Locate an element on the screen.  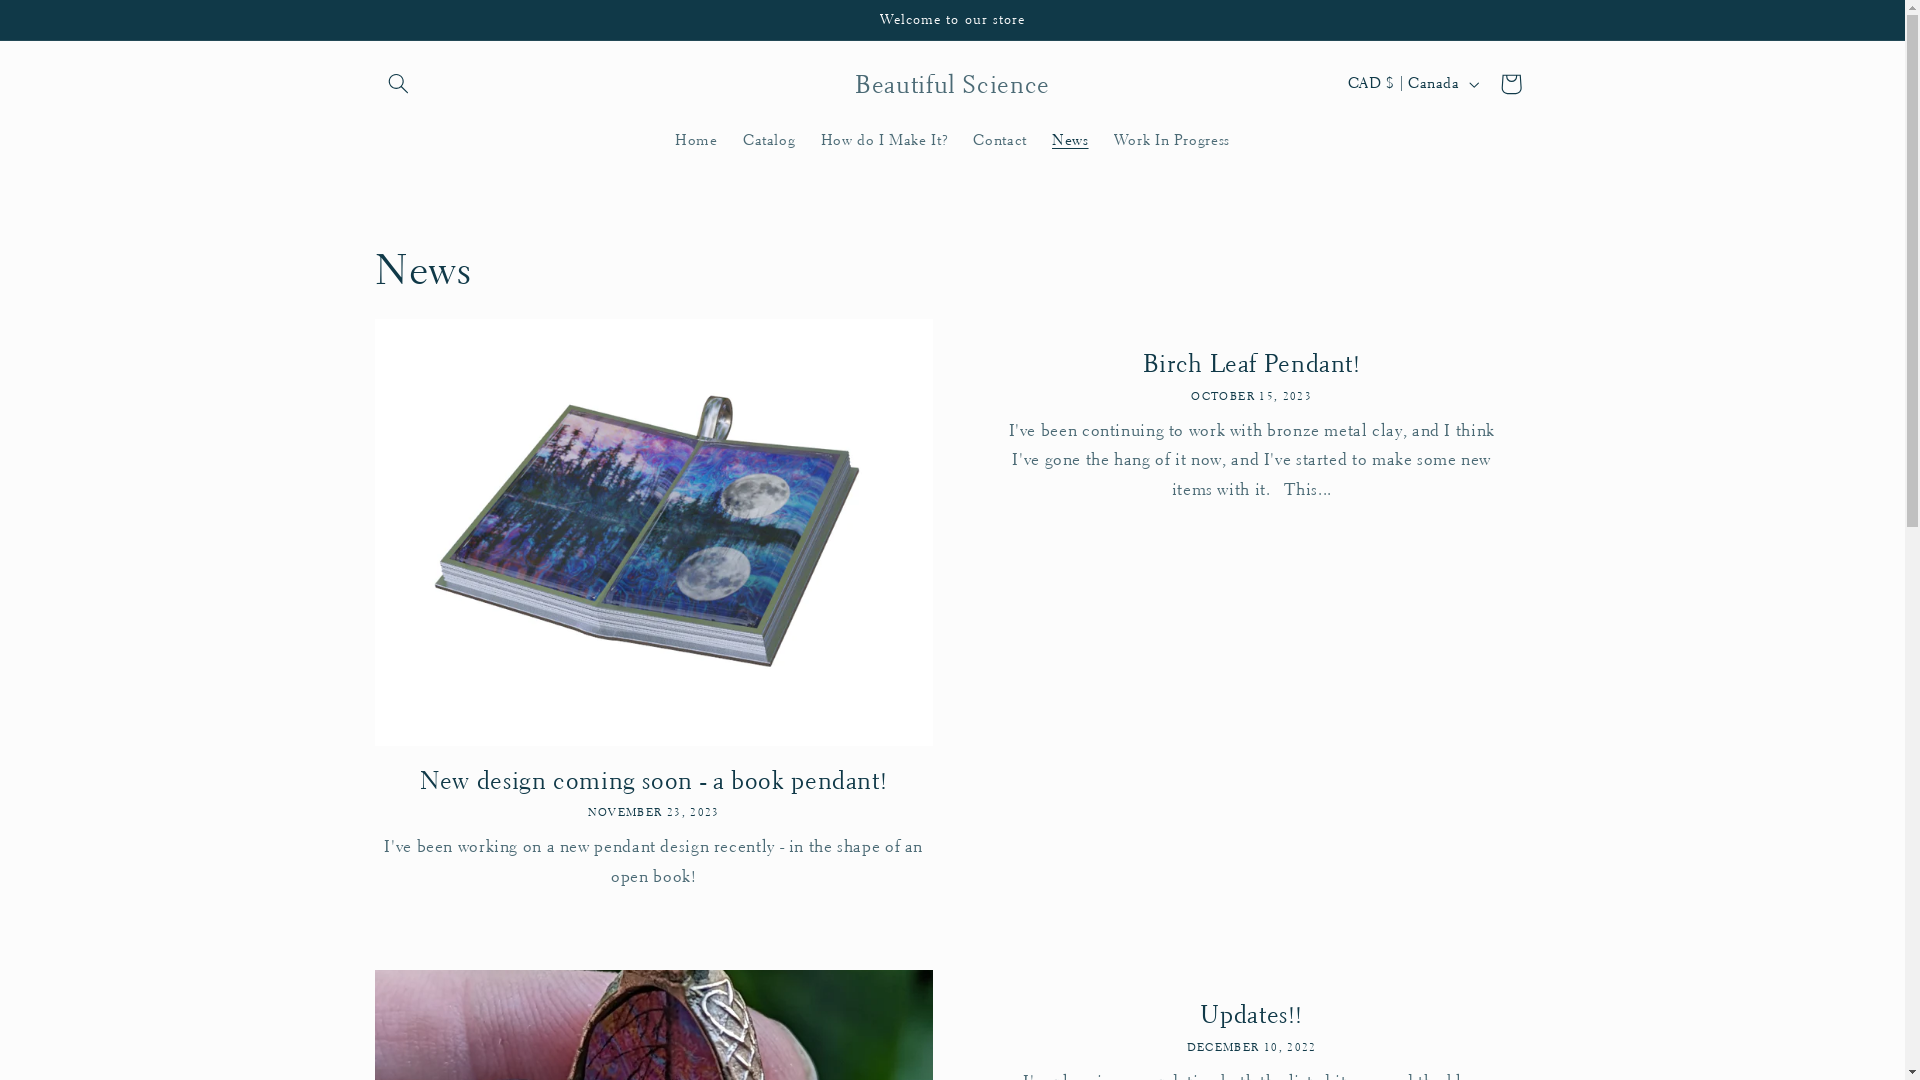
'Home' is located at coordinates (696, 138).